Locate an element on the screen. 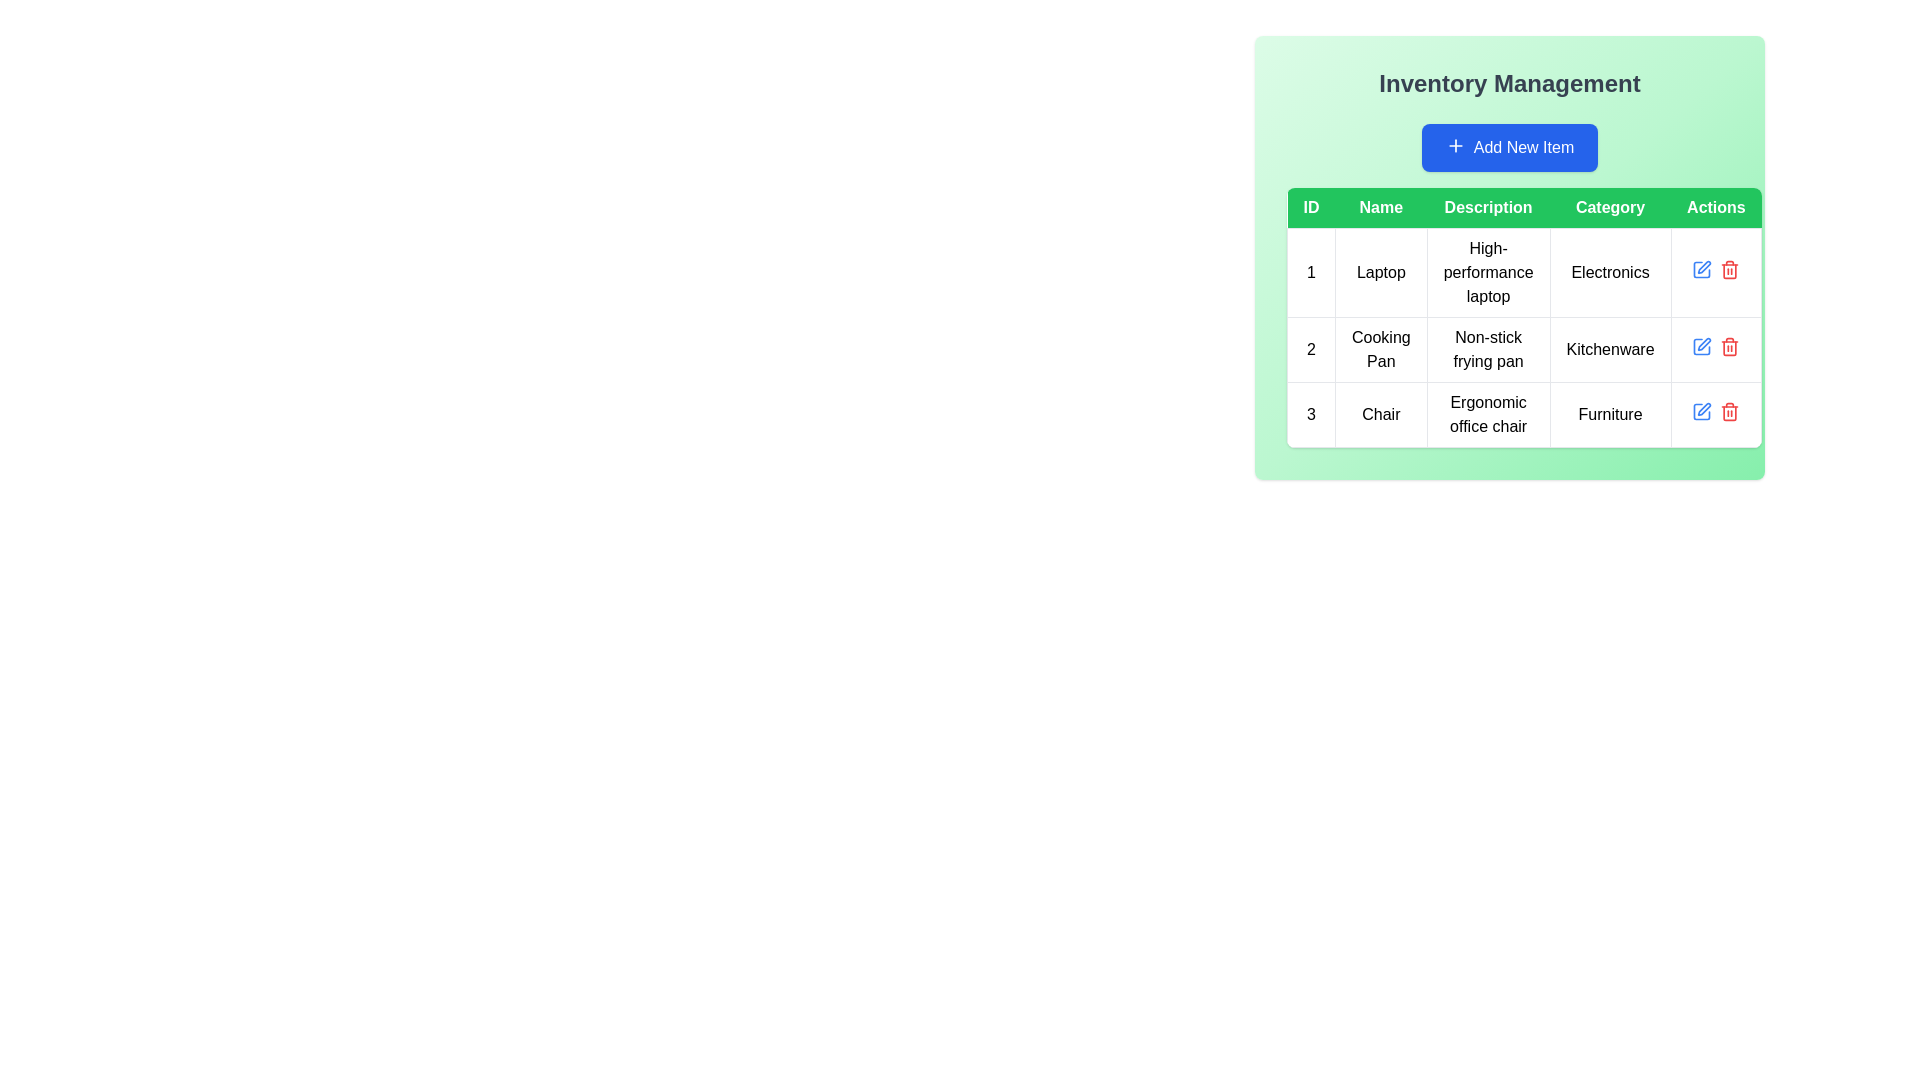 The image size is (1920, 1080). the Trash Can icon in the Actions column of the table is located at coordinates (1729, 268).